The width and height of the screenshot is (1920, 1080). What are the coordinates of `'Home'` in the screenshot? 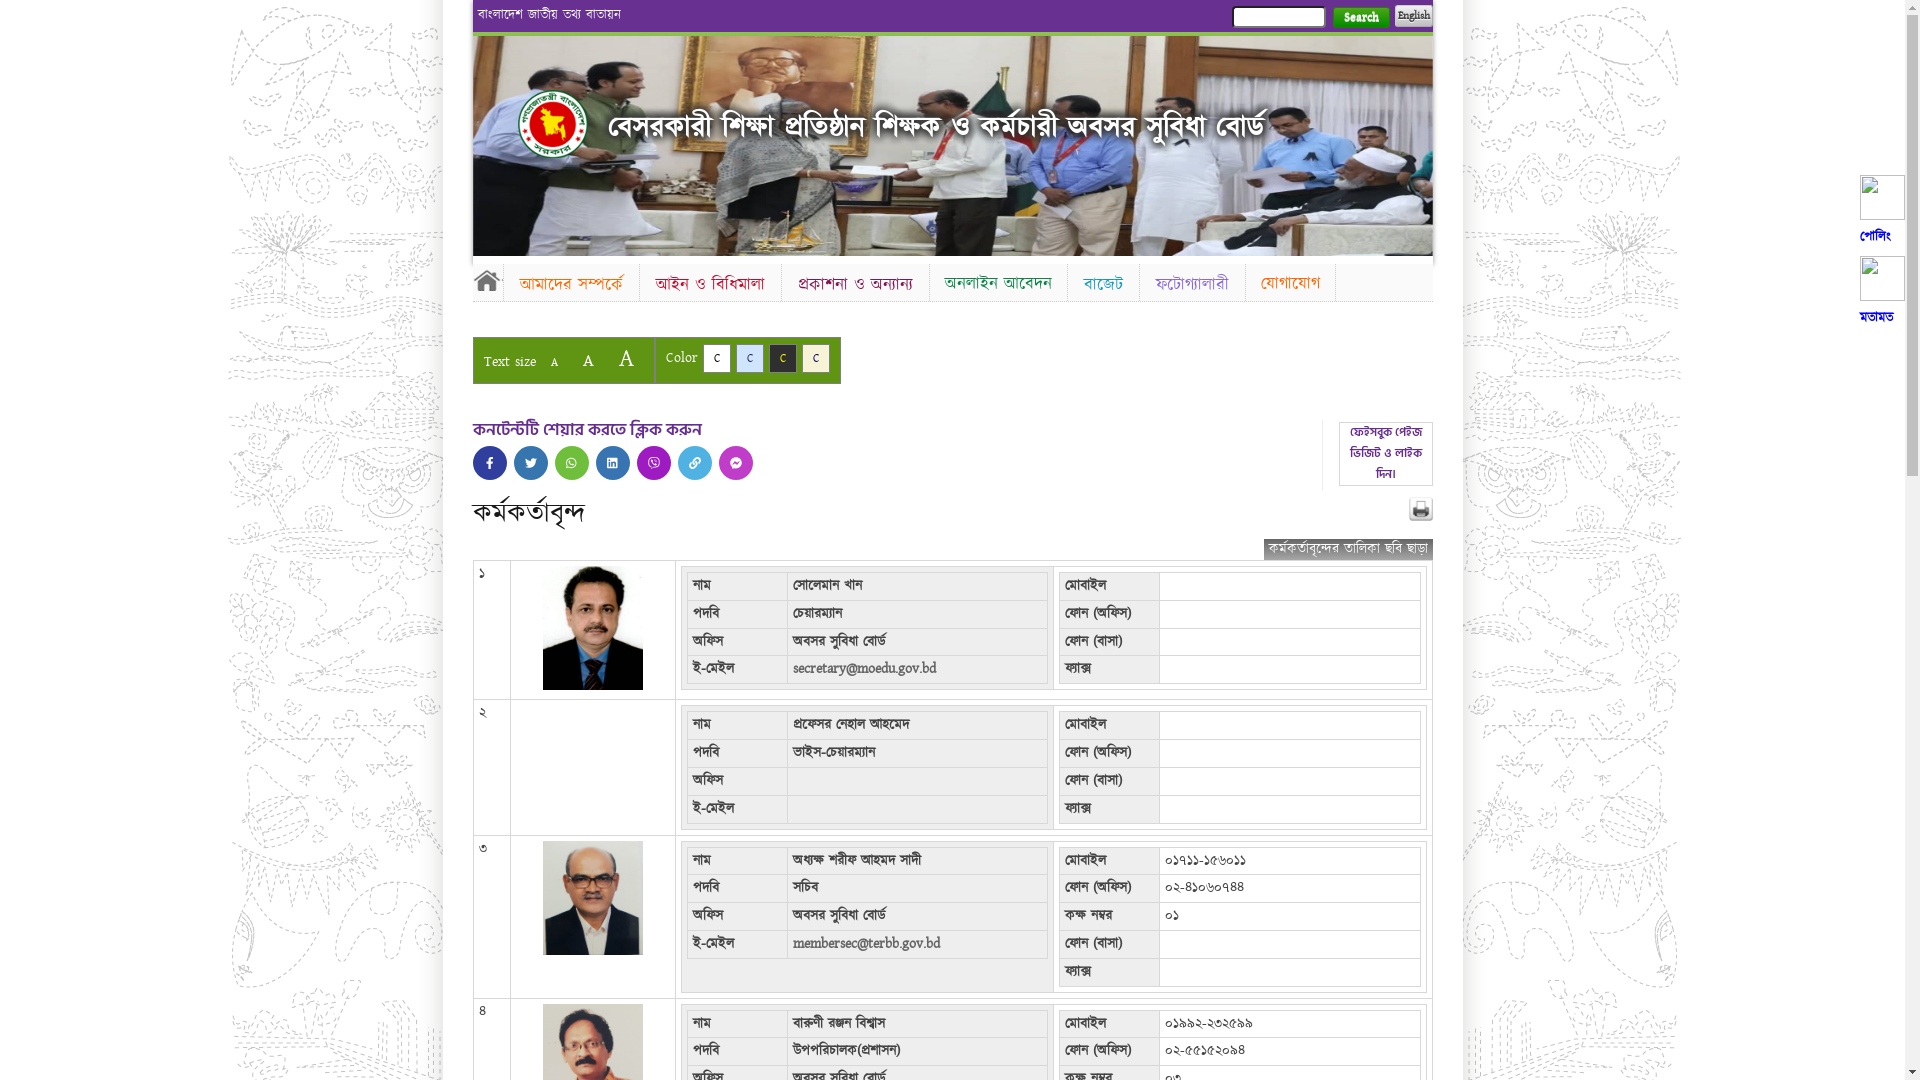 It's located at (486, 280).